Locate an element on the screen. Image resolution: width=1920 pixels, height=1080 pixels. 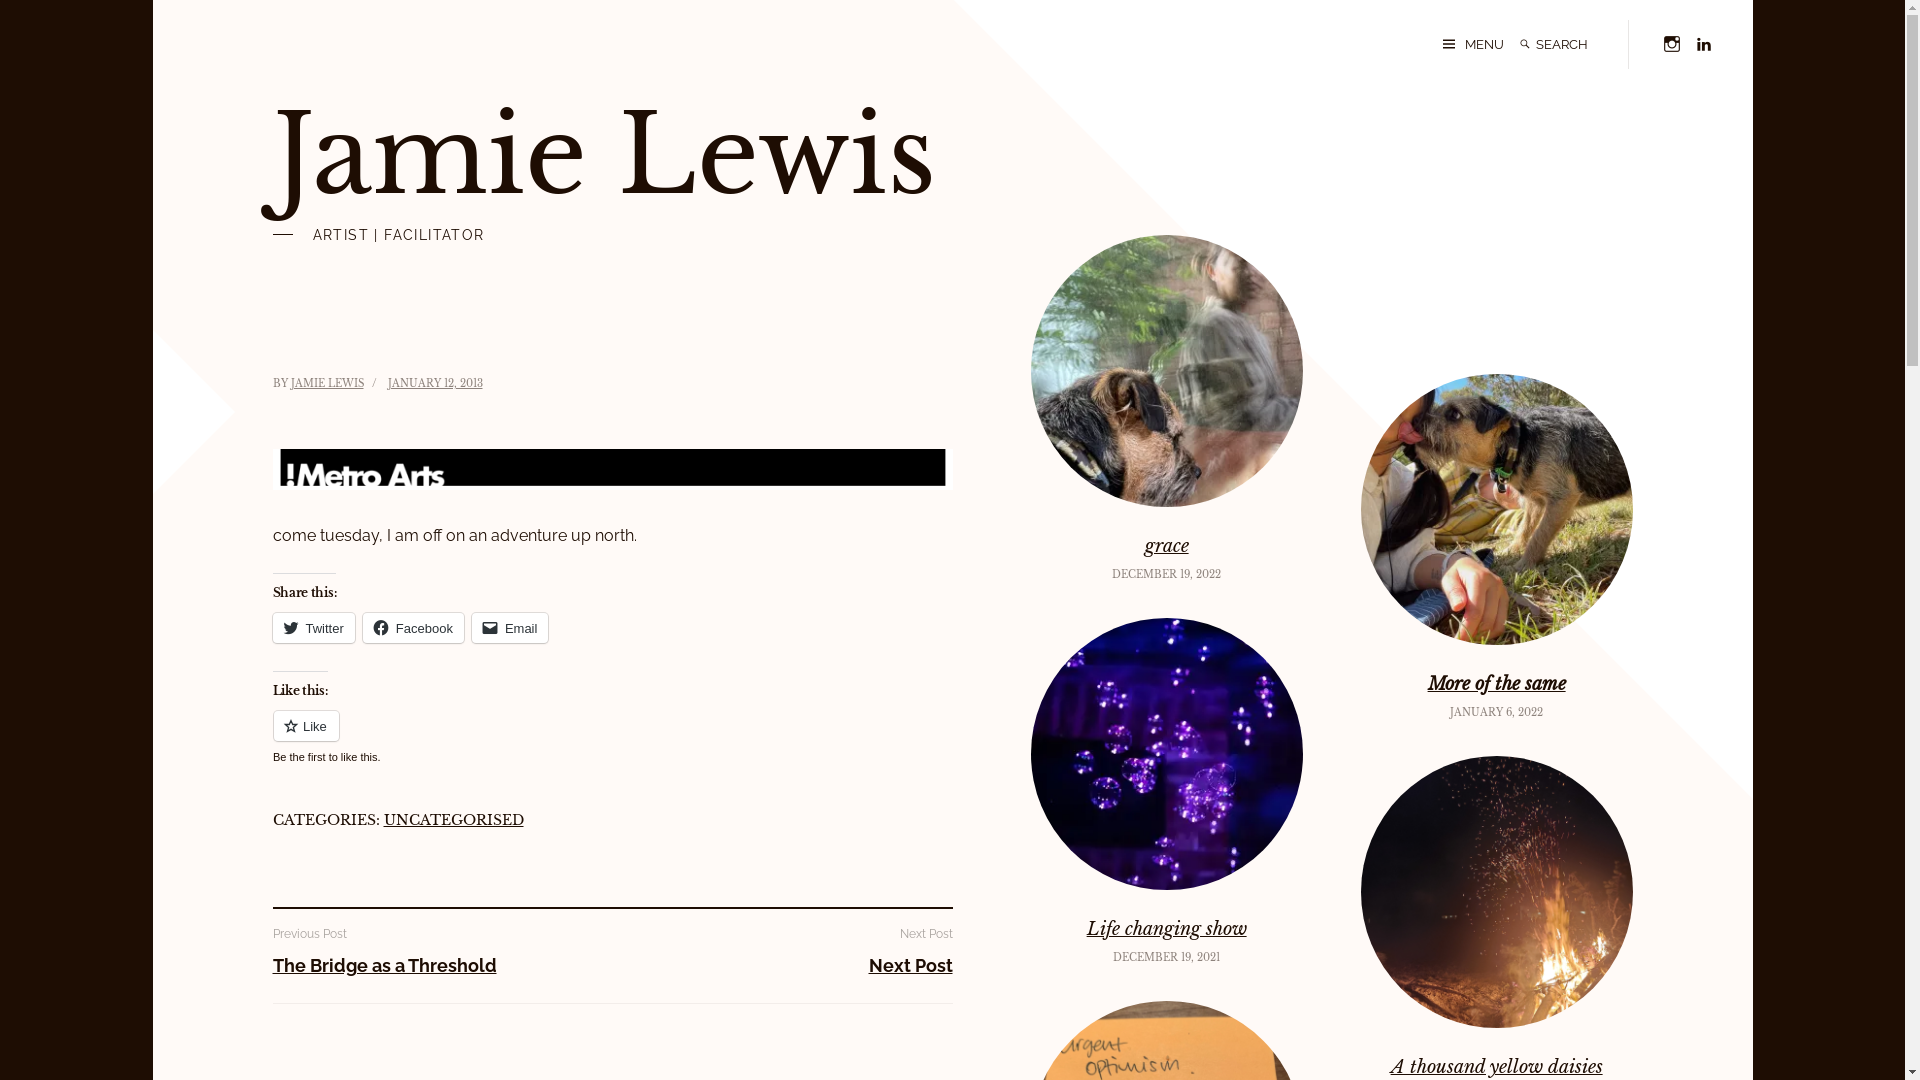
'DECEMBER 19, 2022' is located at coordinates (1166, 574).